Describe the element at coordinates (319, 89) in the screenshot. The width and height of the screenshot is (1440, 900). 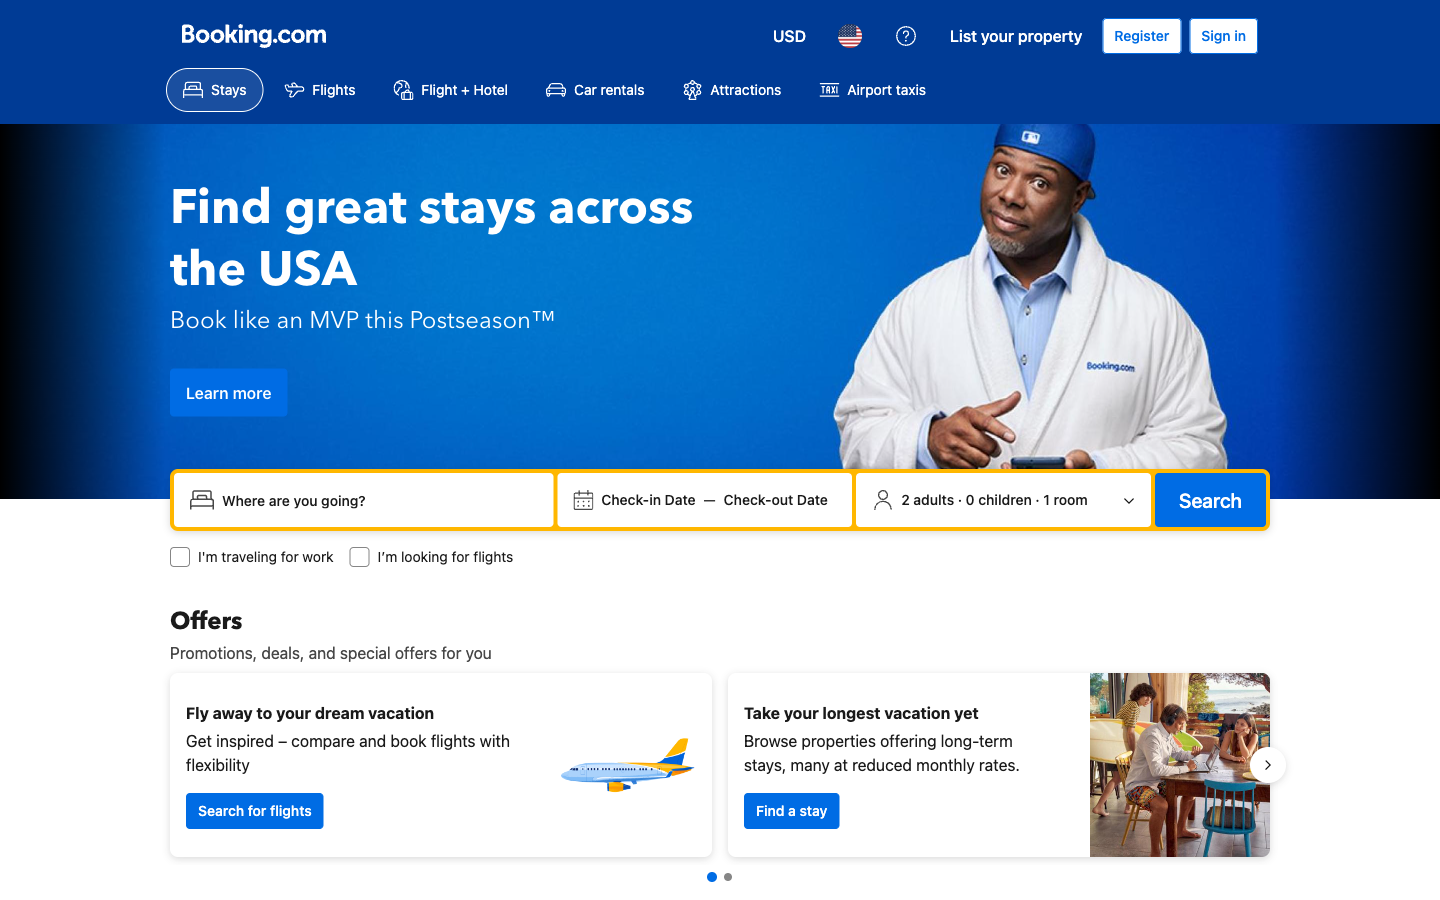
I see `the flights icon for browsing flight options` at that location.